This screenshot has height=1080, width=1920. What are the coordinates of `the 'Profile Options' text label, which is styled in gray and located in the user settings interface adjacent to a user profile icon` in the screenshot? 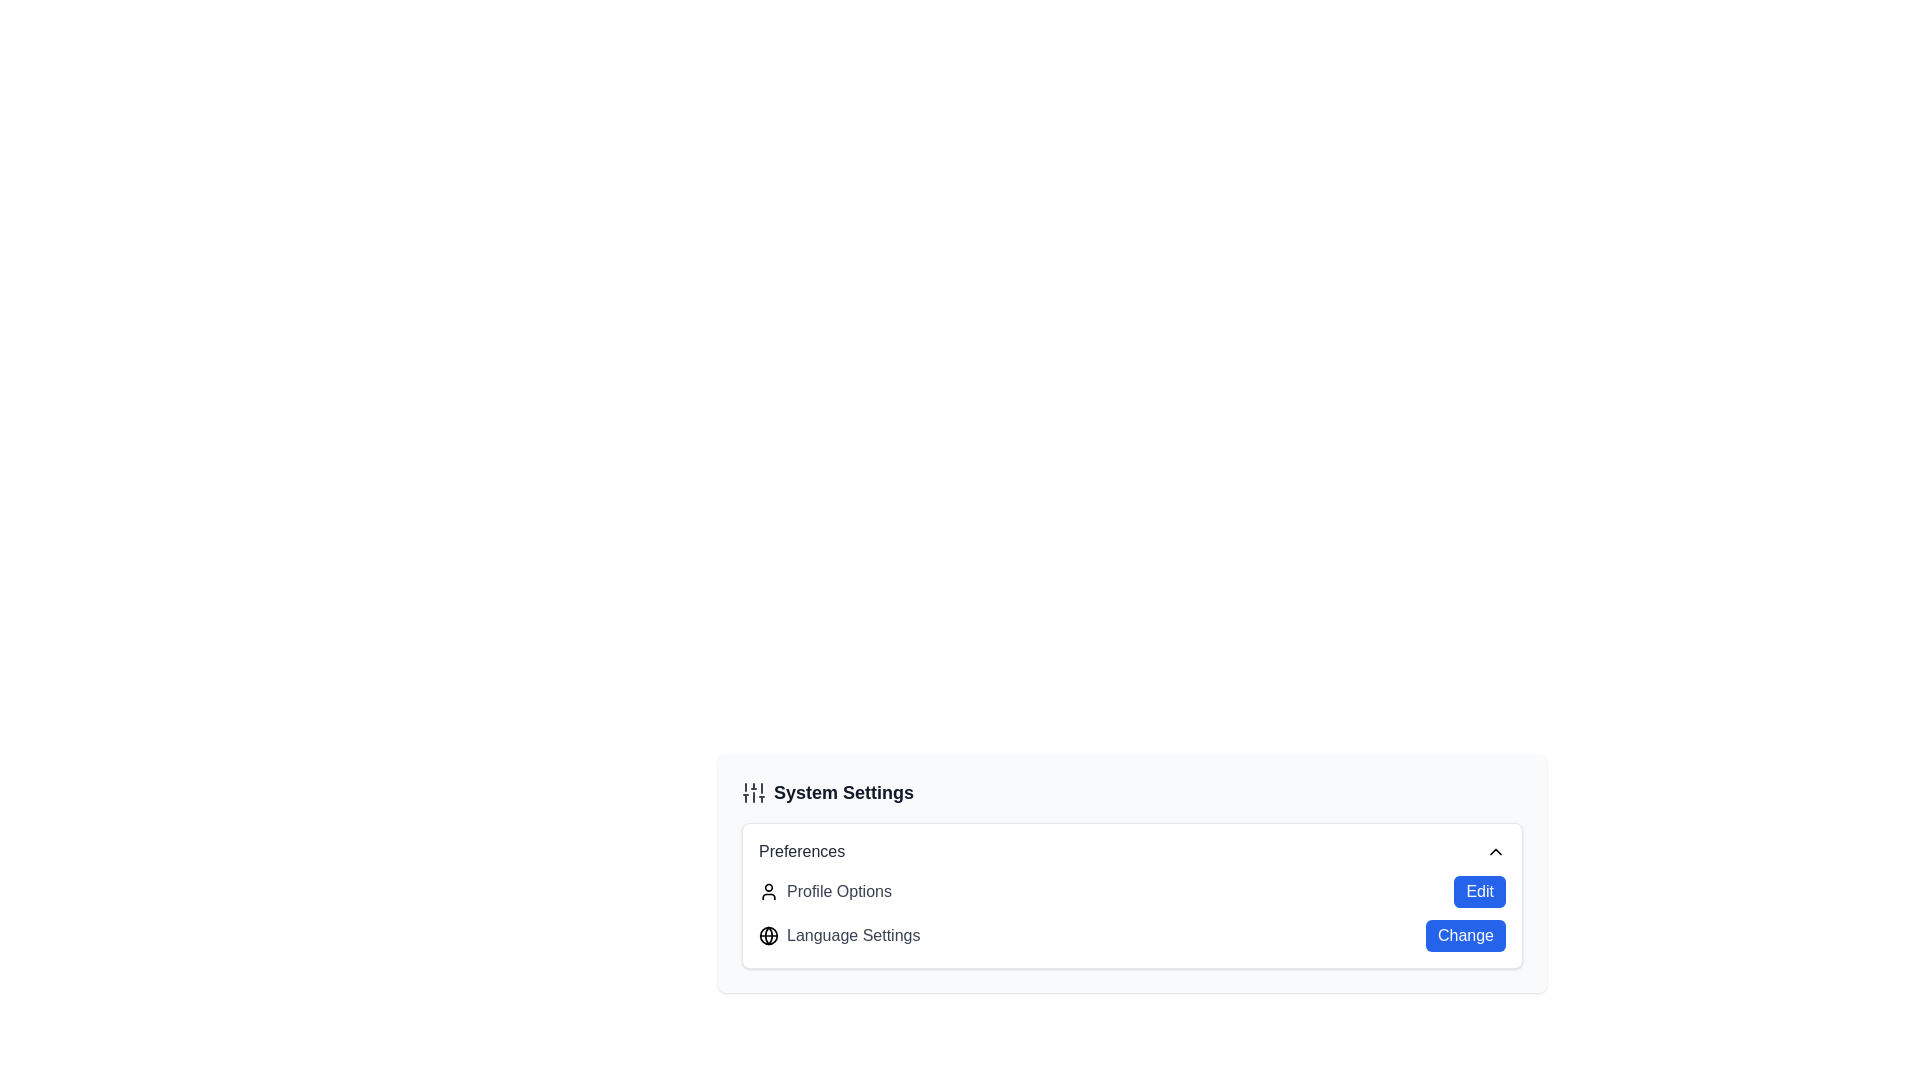 It's located at (839, 890).